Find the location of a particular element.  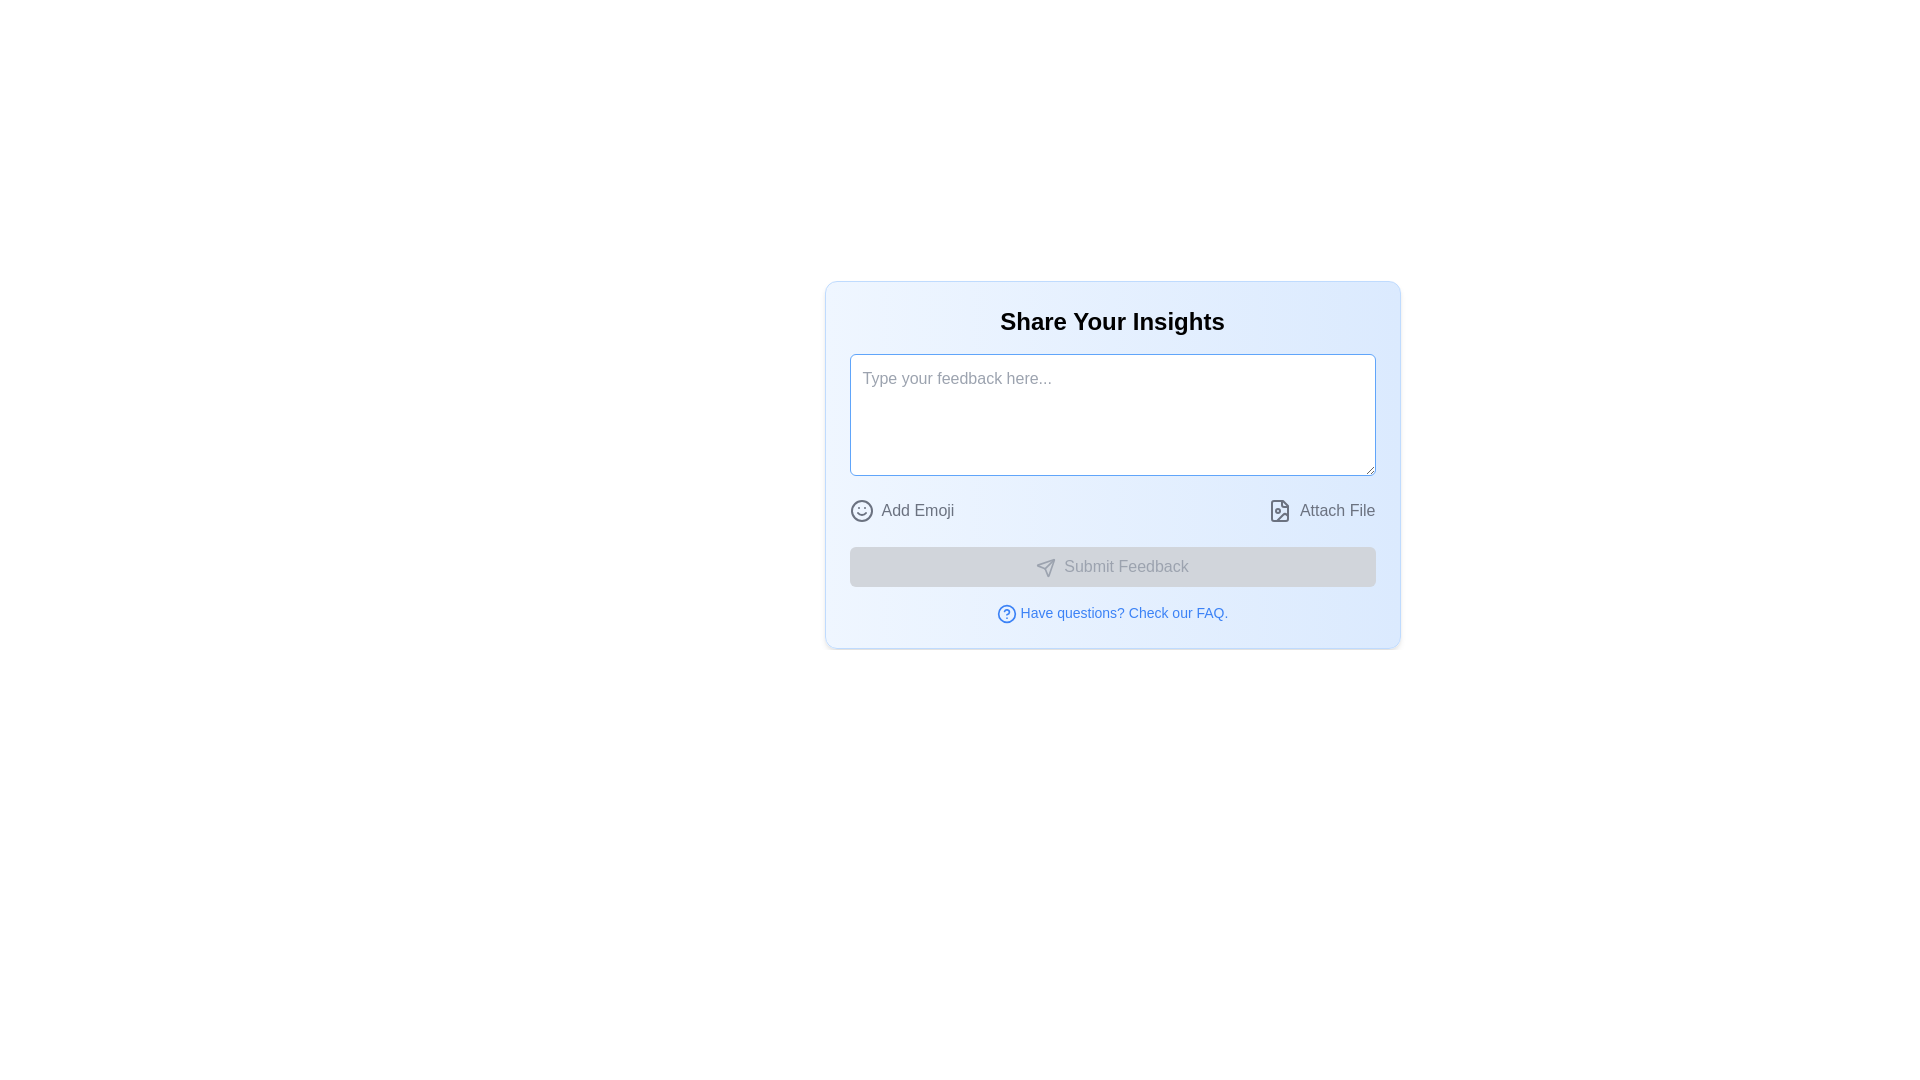

the decorative graphic element, which is the outermost circular boundary of an SVG icon representing 'help', located in the bottom region of the interface is located at coordinates (1006, 613).